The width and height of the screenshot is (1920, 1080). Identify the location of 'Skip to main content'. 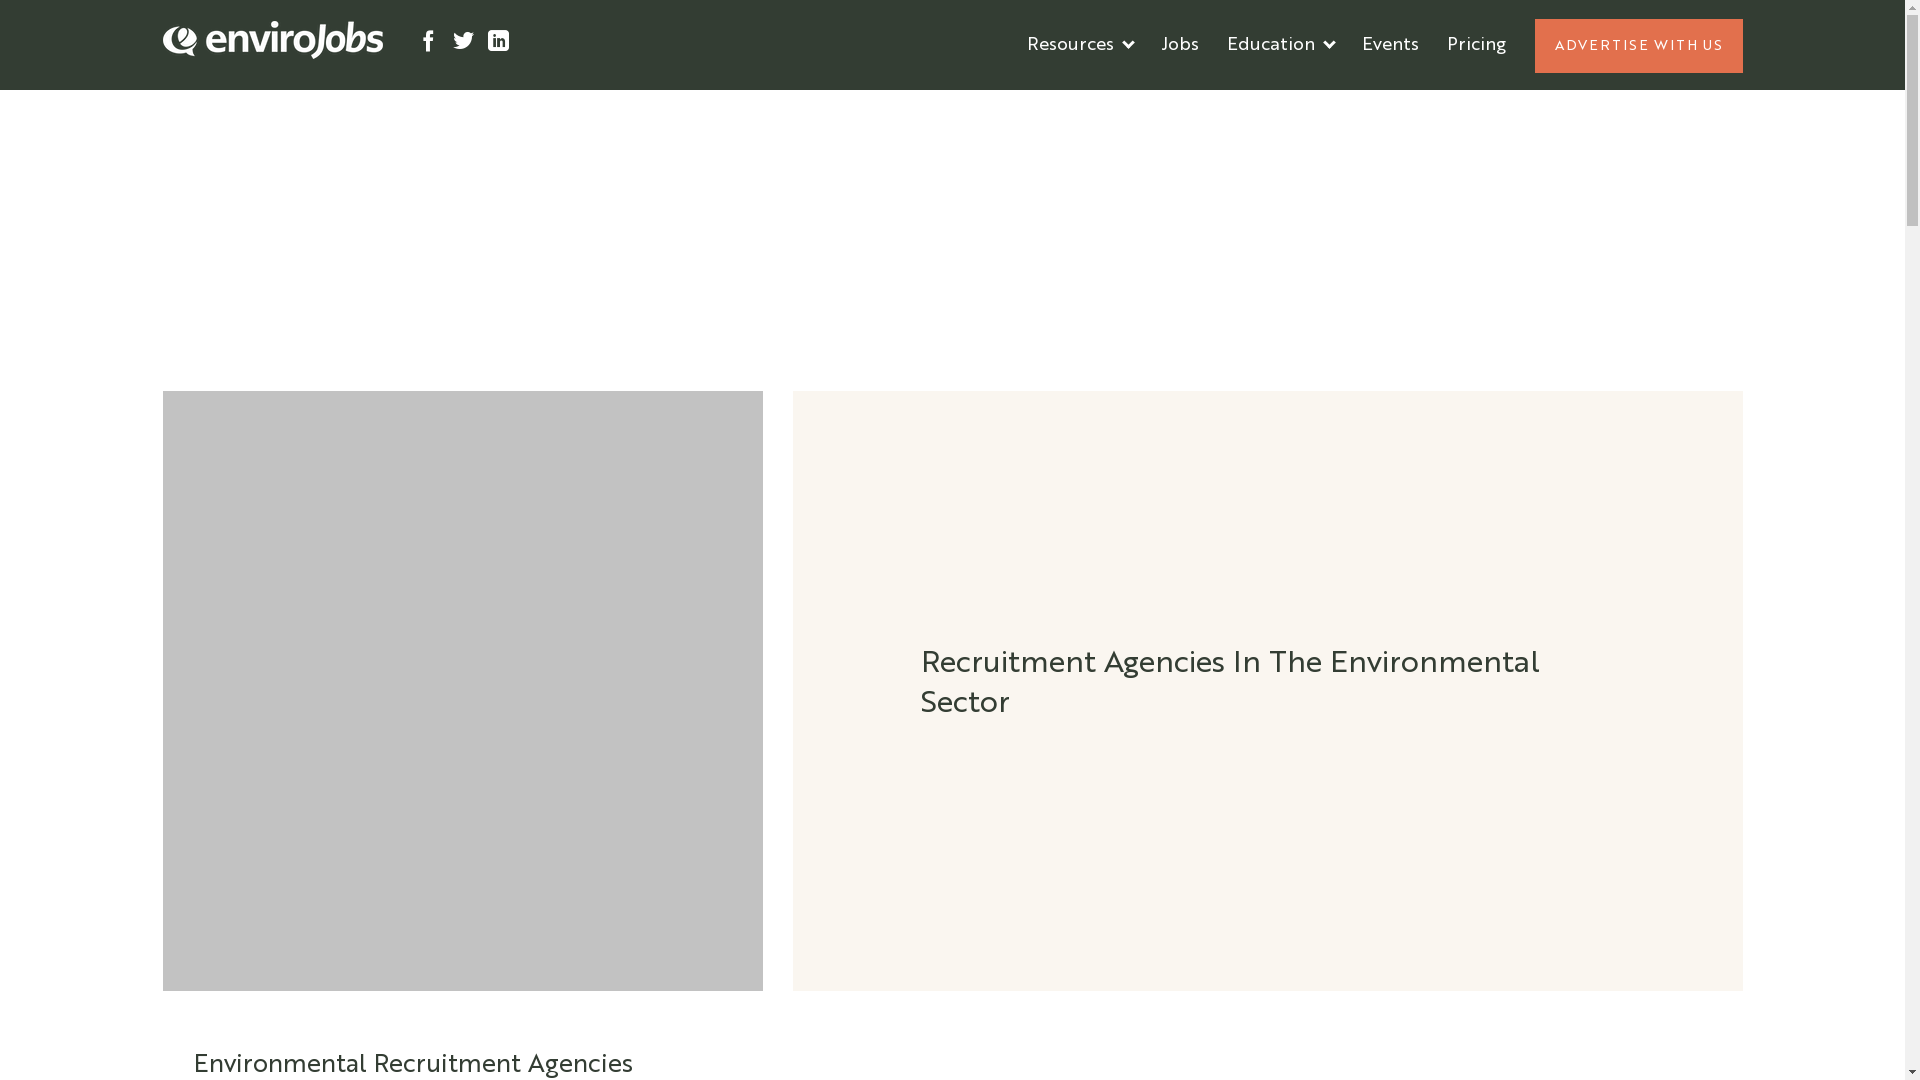
(0, 0).